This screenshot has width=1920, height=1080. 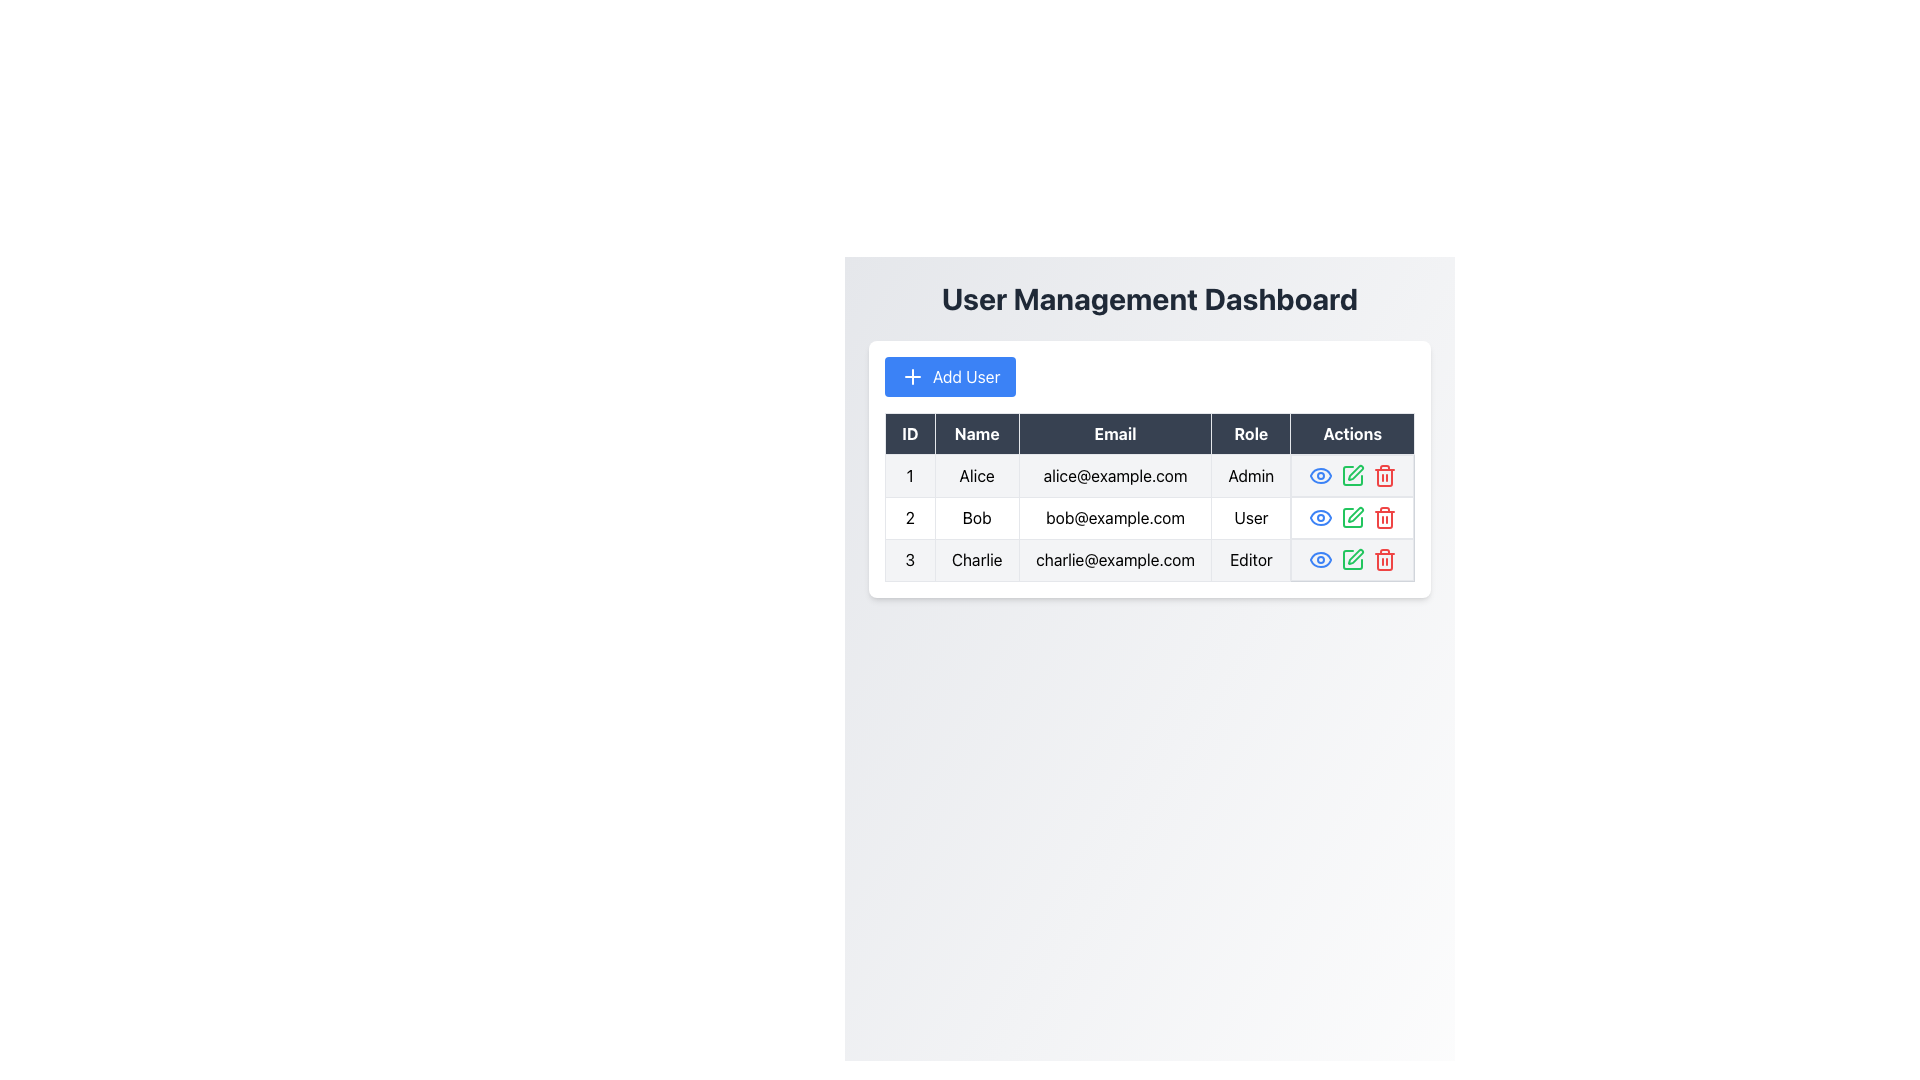 What do you see at coordinates (911, 377) in the screenshot?
I see `the '+' icon button that visually represents the action of adding a user, located above the user information table` at bounding box center [911, 377].